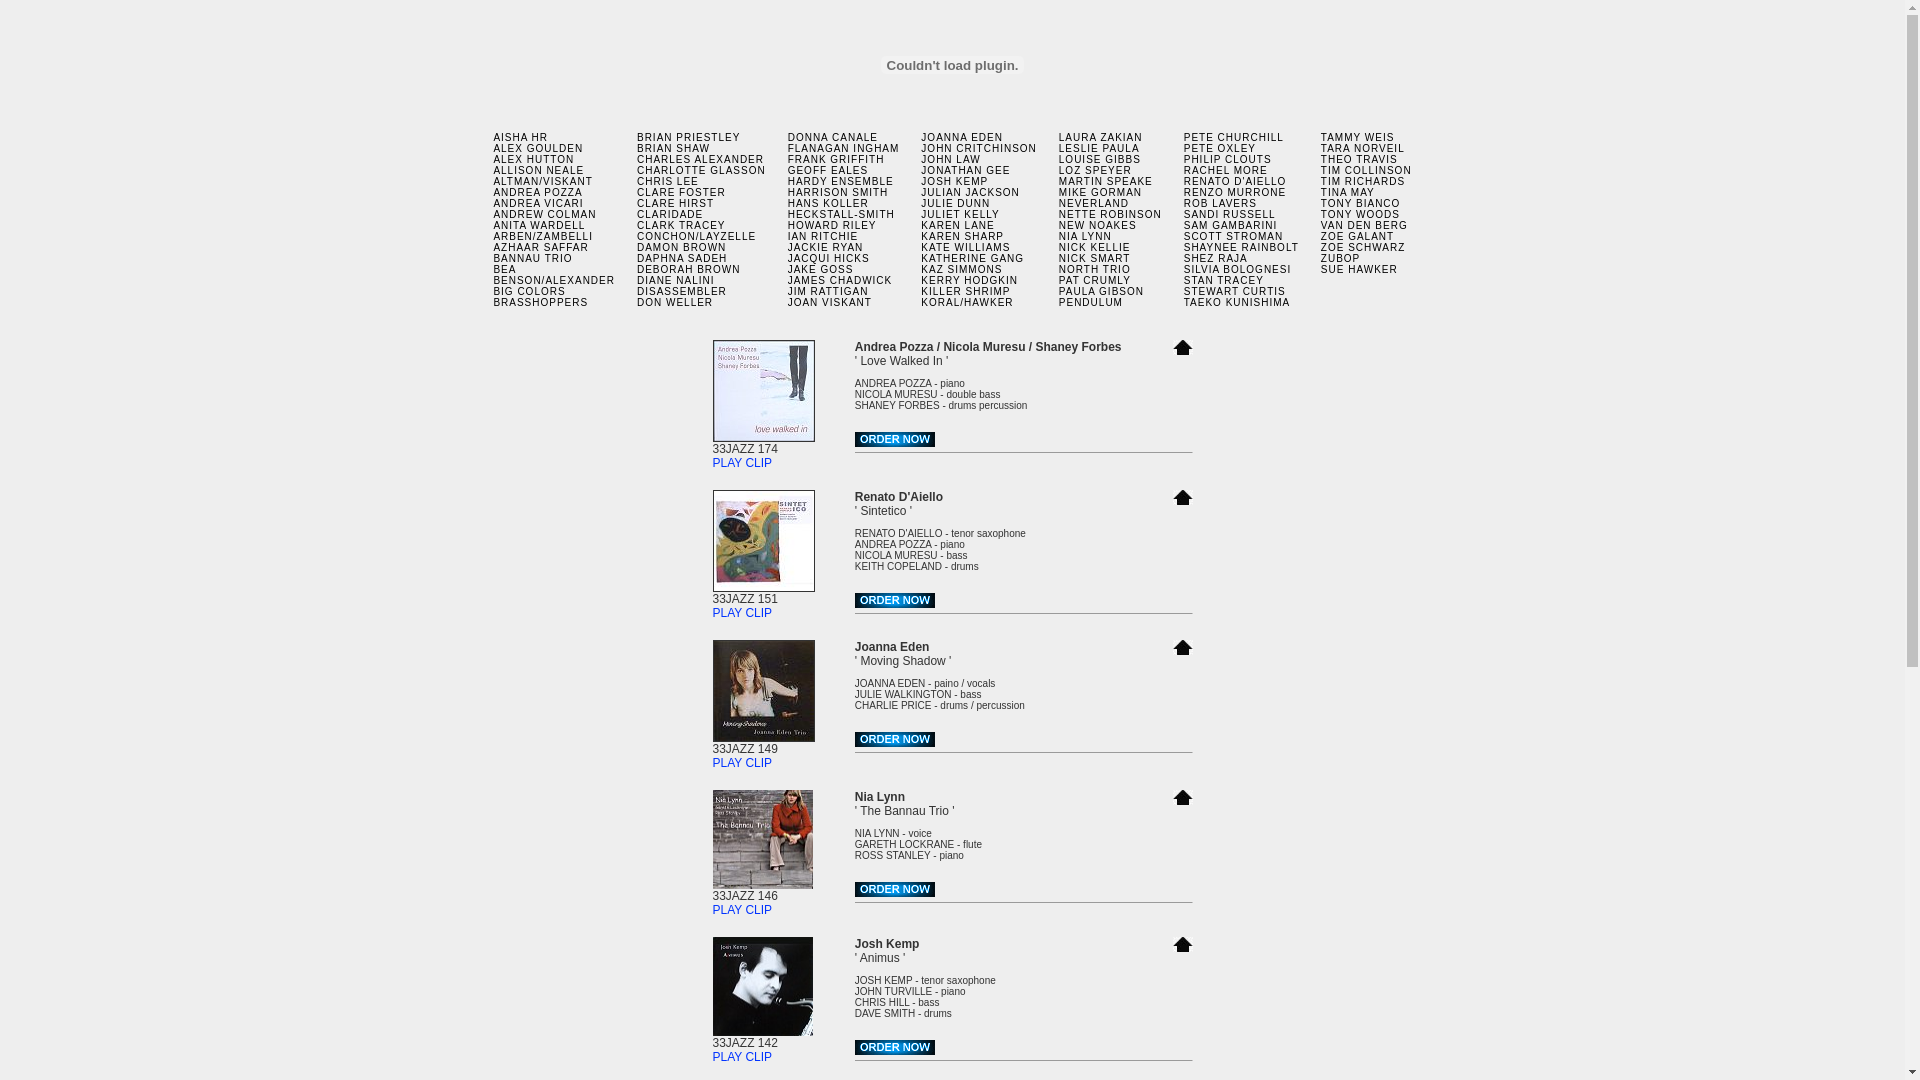 The image size is (1920, 1080). I want to click on 'KERRY HODGKIN', so click(969, 280).